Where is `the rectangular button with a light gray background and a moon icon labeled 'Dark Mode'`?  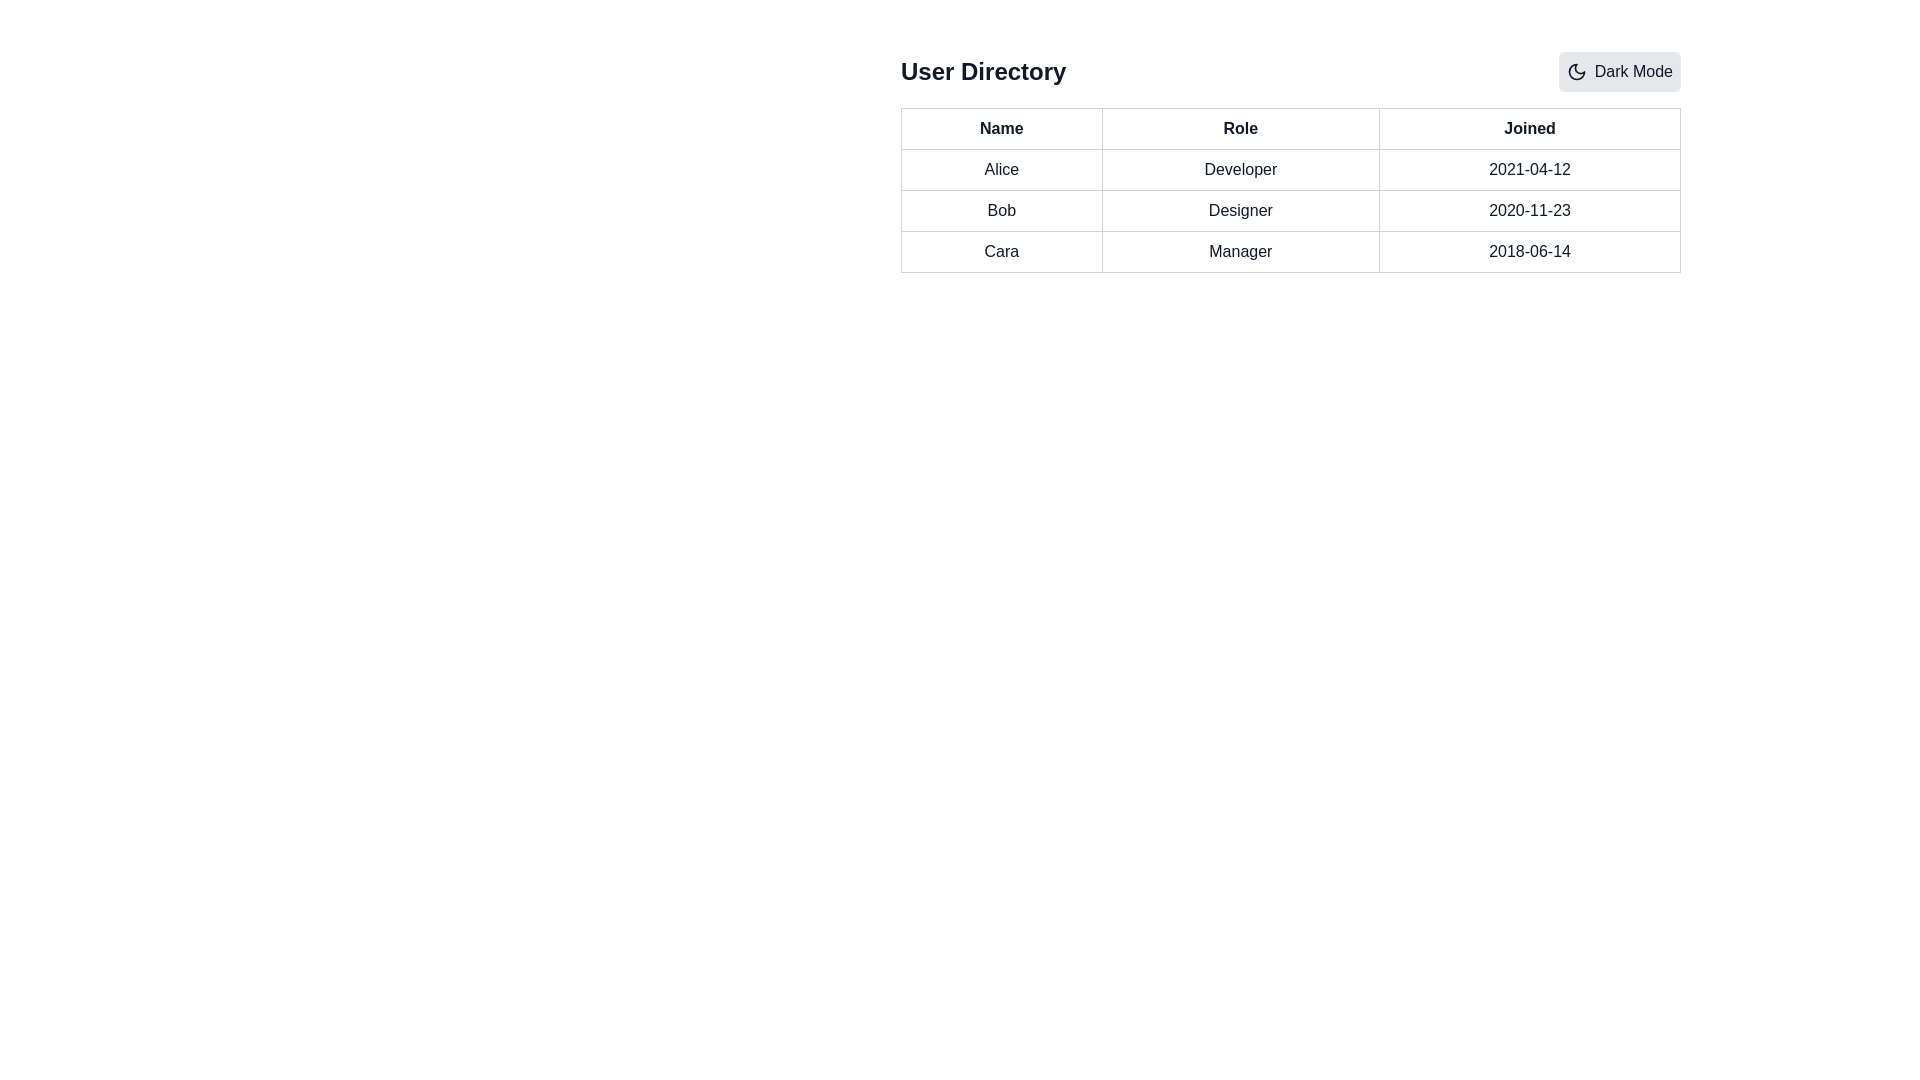 the rectangular button with a light gray background and a moon icon labeled 'Dark Mode' is located at coordinates (1619, 71).